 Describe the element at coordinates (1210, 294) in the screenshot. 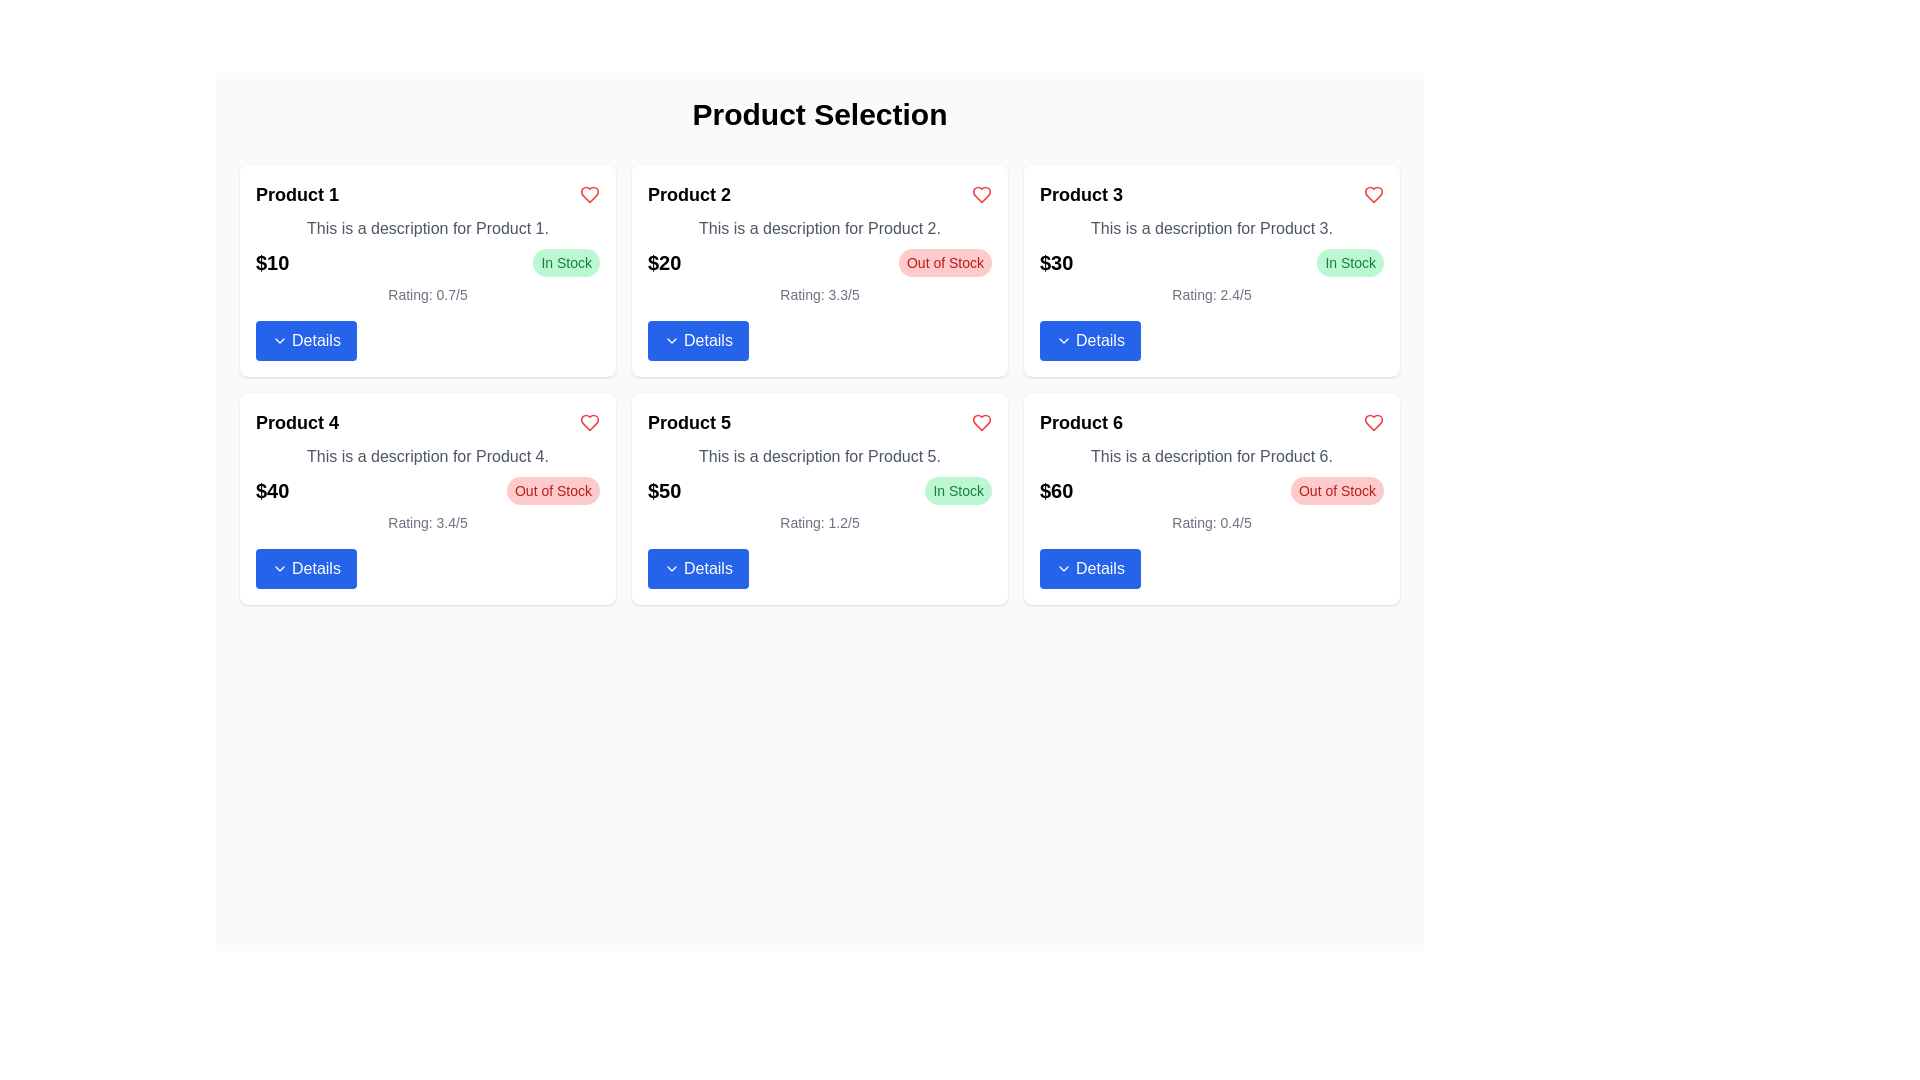

I see `text label displaying the average rating of Product 3, which is positioned below the price '$30' and above the 'Details' button` at that location.